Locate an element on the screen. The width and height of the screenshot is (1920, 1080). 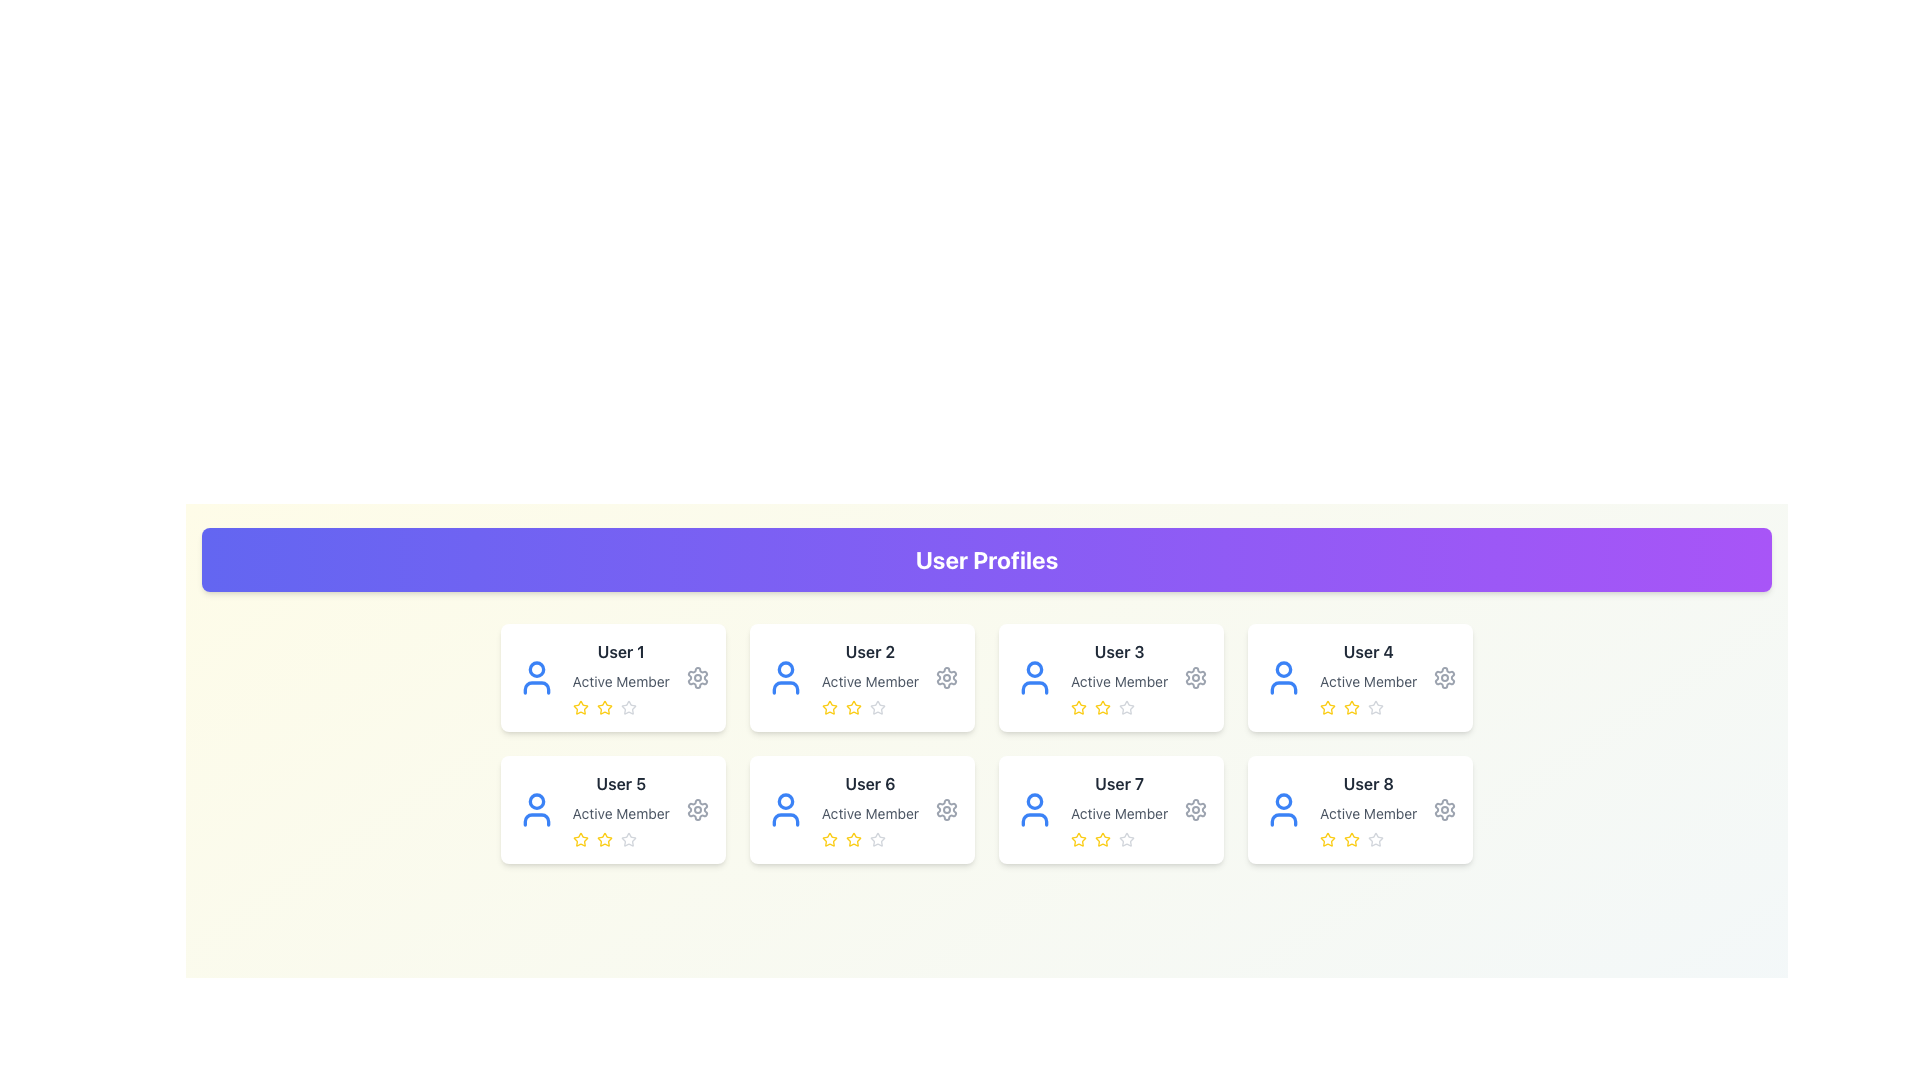
the first star icon in the rating system below the 'Active Member' label on the user profile card labeled 'User 2' is located at coordinates (829, 707).